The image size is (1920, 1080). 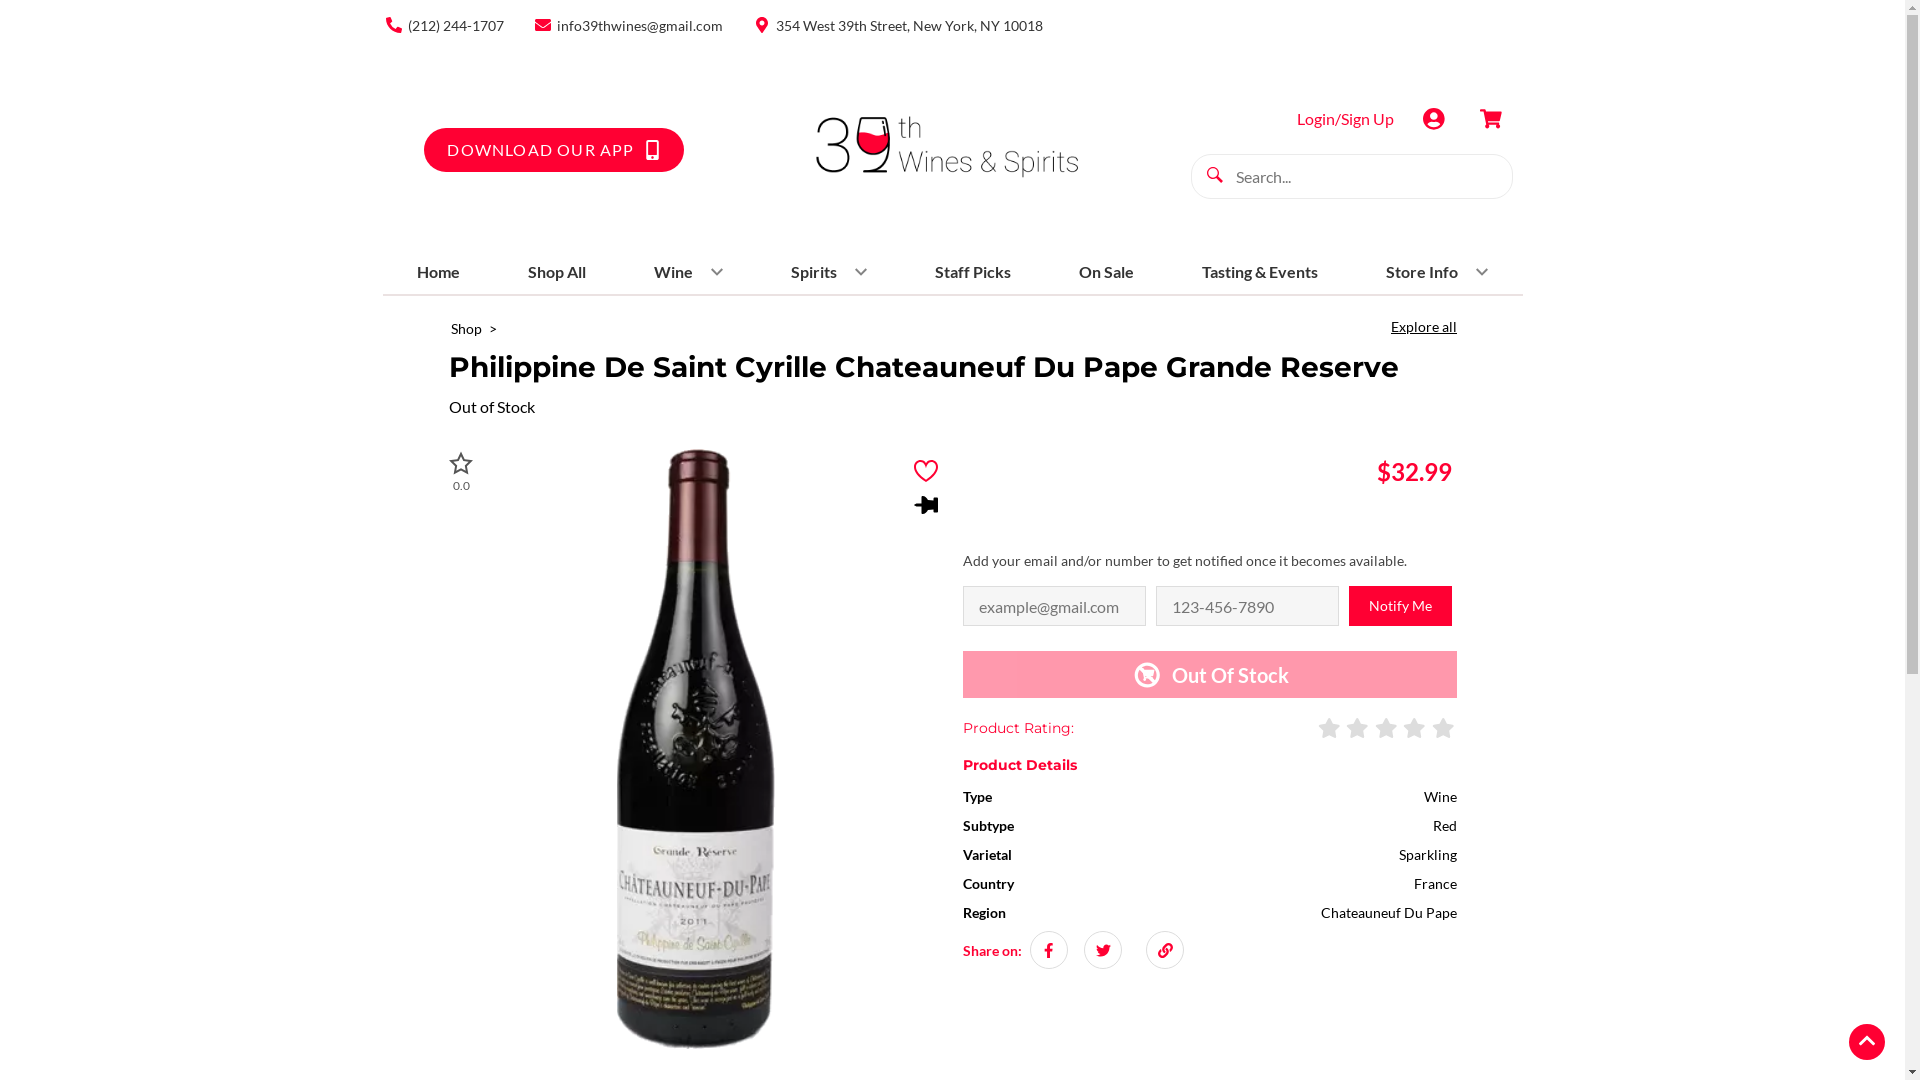 What do you see at coordinates (519, 272) in the screenshot?
I see `'Shop All'` at bounding box center [519, 272].